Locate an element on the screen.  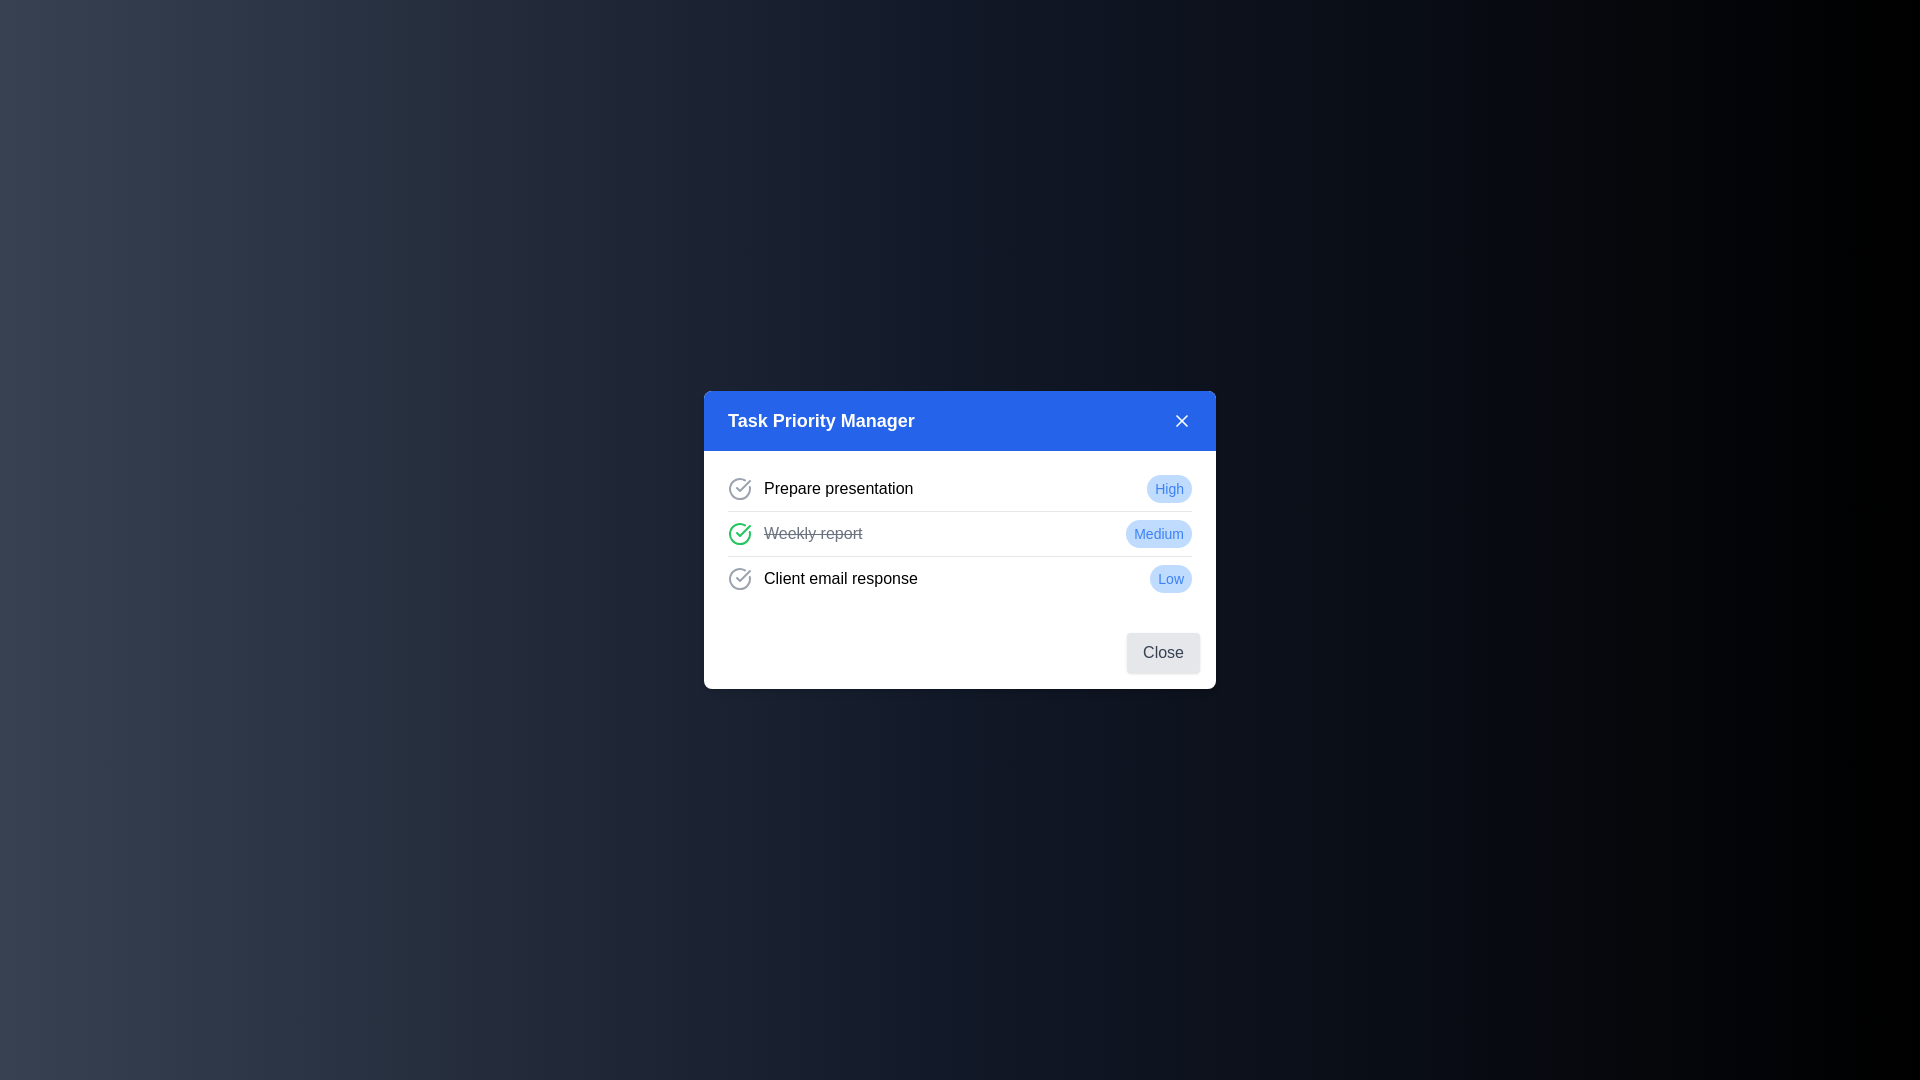
the 'Low' priority level label indicating the priority of the 'Client email response' task, which is located to the far right of its row in the modal dialog is located at coordinates (1171, 578).